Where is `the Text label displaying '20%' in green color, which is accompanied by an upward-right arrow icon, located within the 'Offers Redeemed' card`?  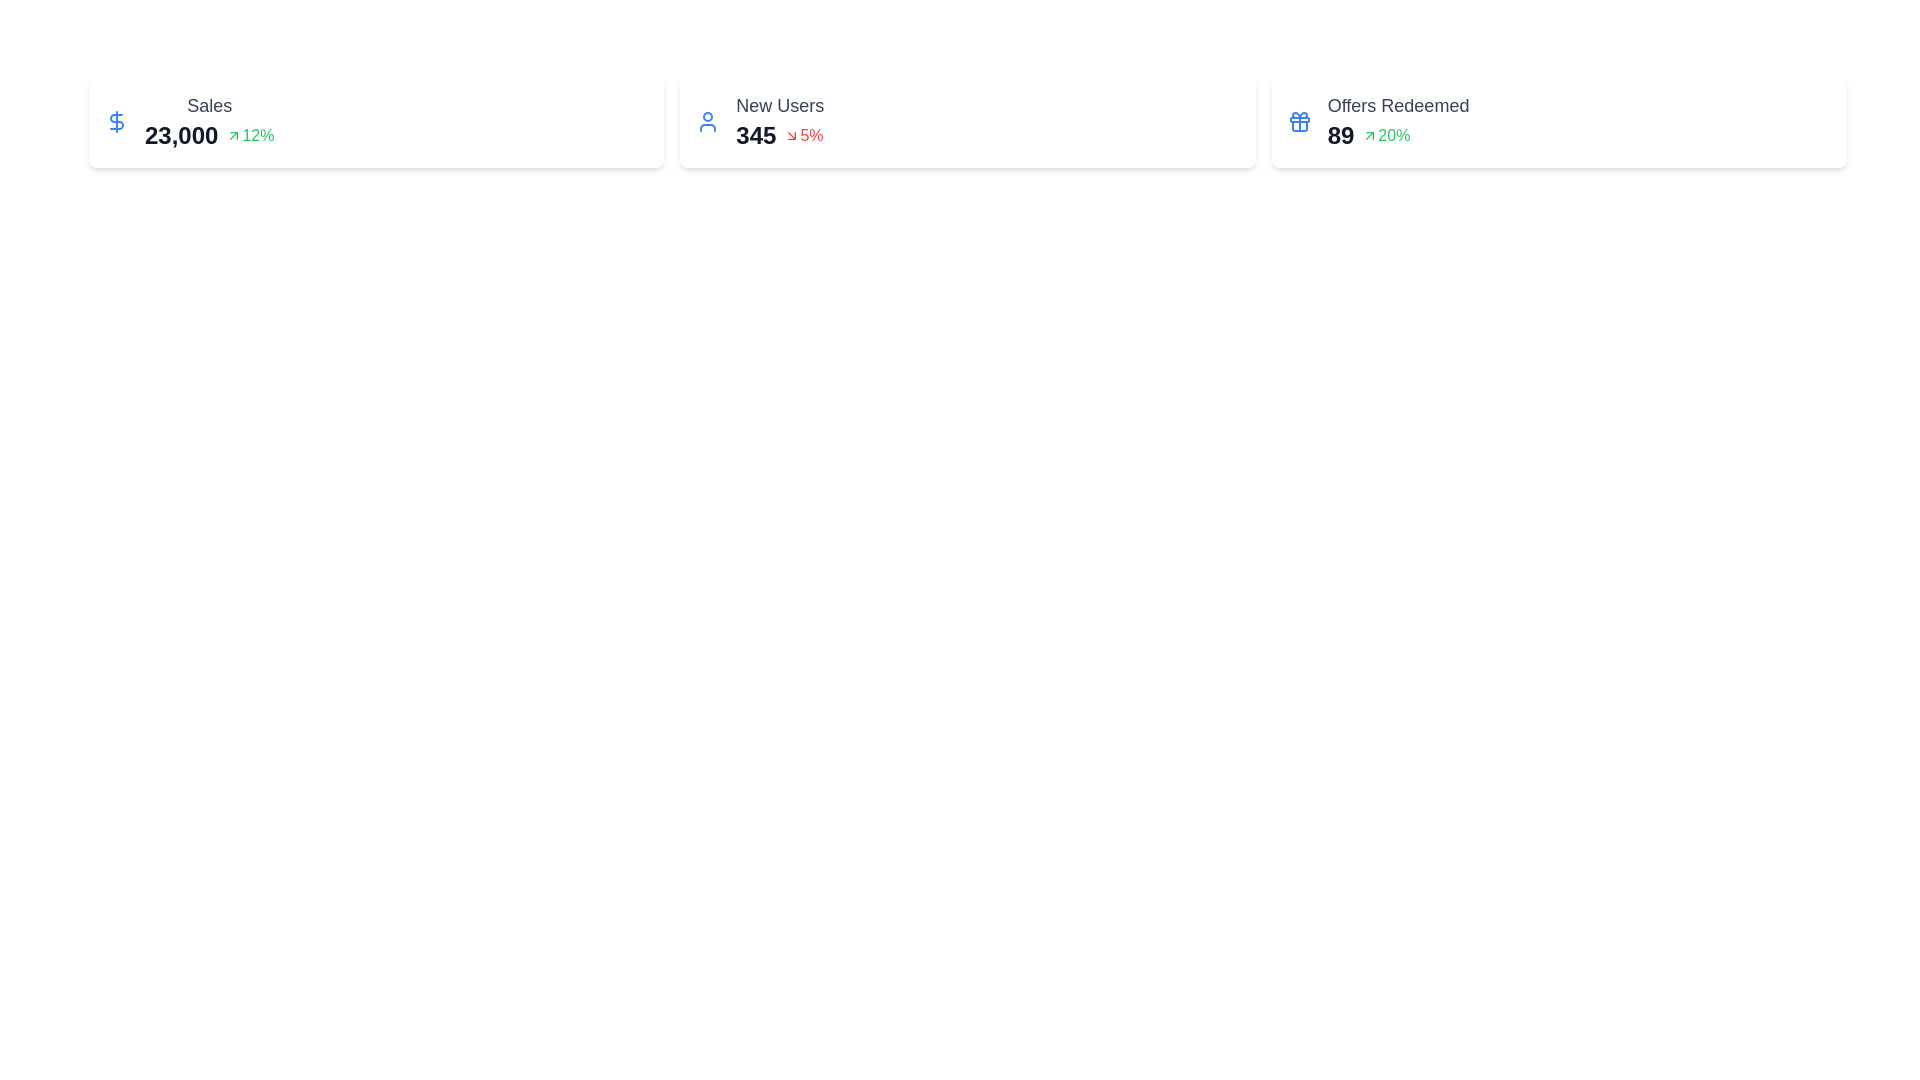 the Text label displaying '20%' in green color, which is accompanied by an upward-right arrow icon, located within the 'Offers Redeemed' card is located at coordinates (1385, 135).